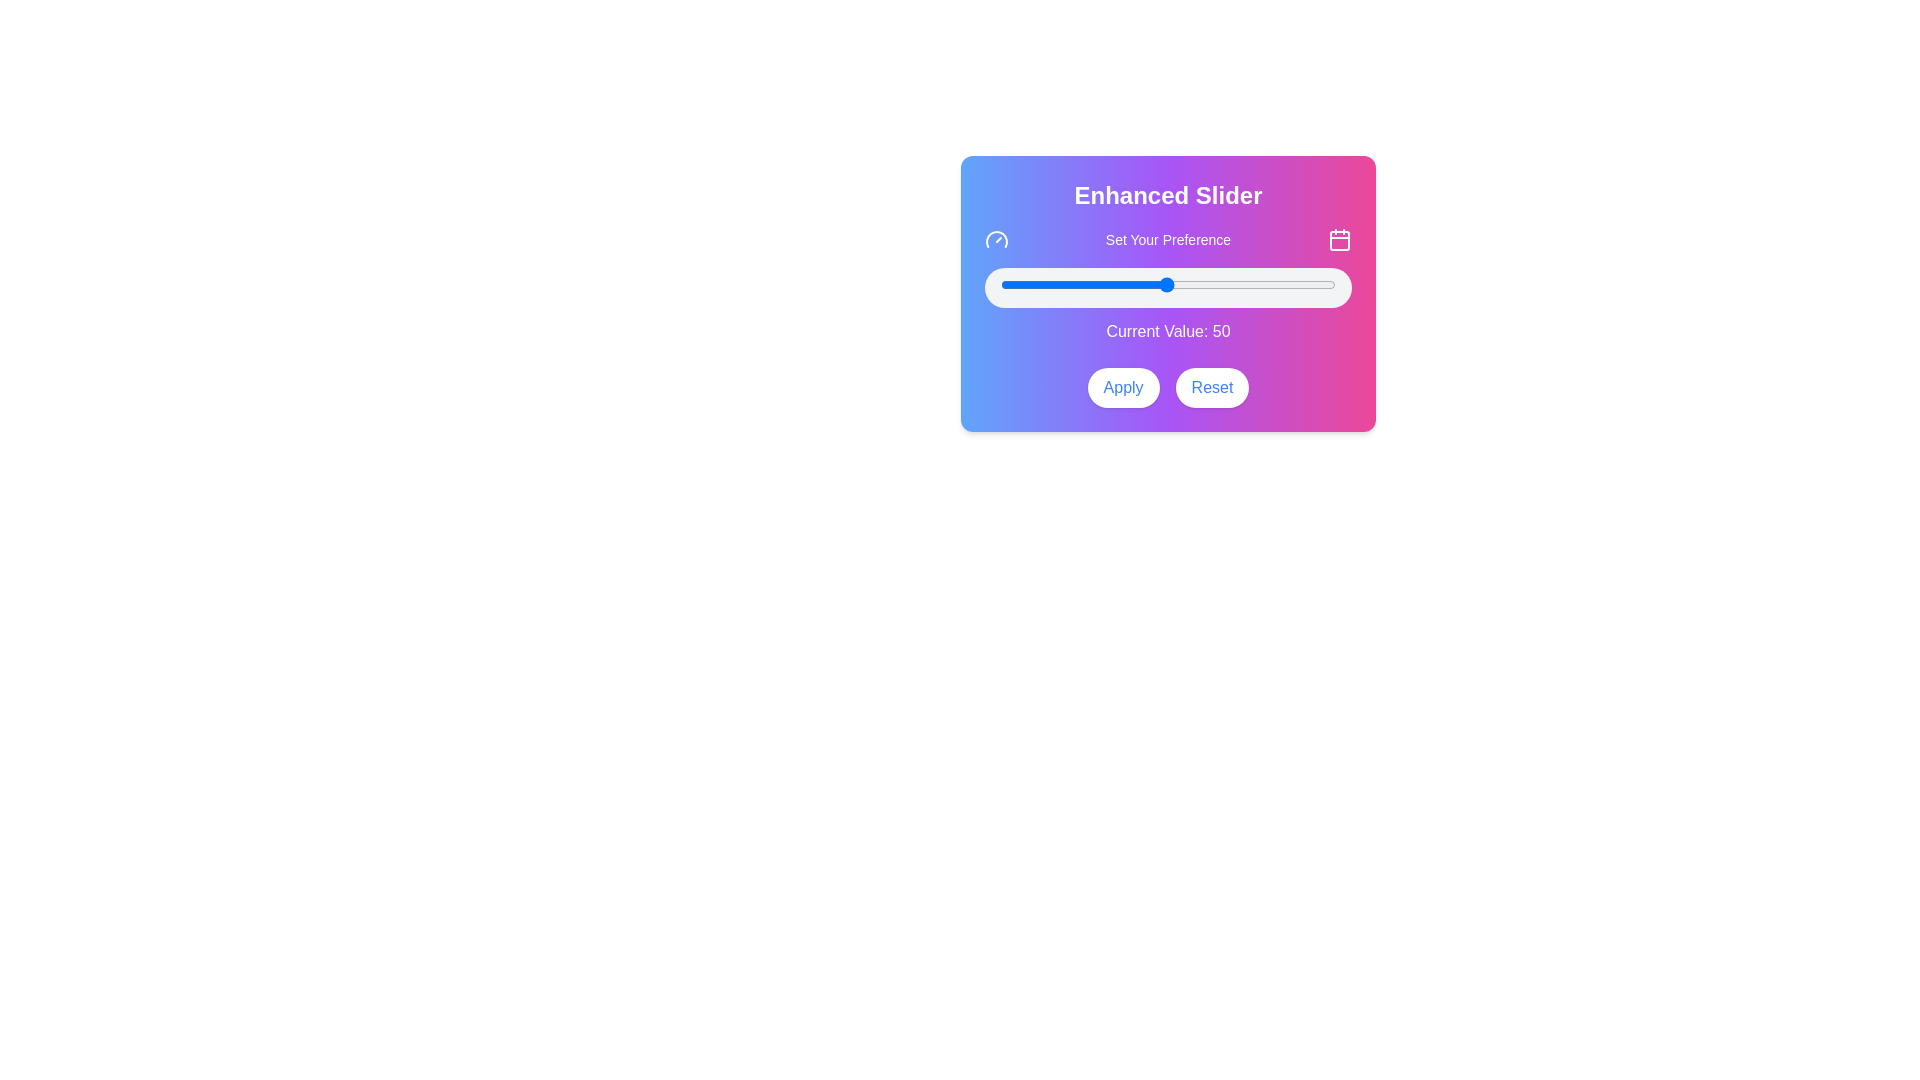 This screenshot has height=1080, width=1920. What do you see at coordinates (1074, 285) in the screenshot?
I see `the slider` at bounding box center [1074, 285].